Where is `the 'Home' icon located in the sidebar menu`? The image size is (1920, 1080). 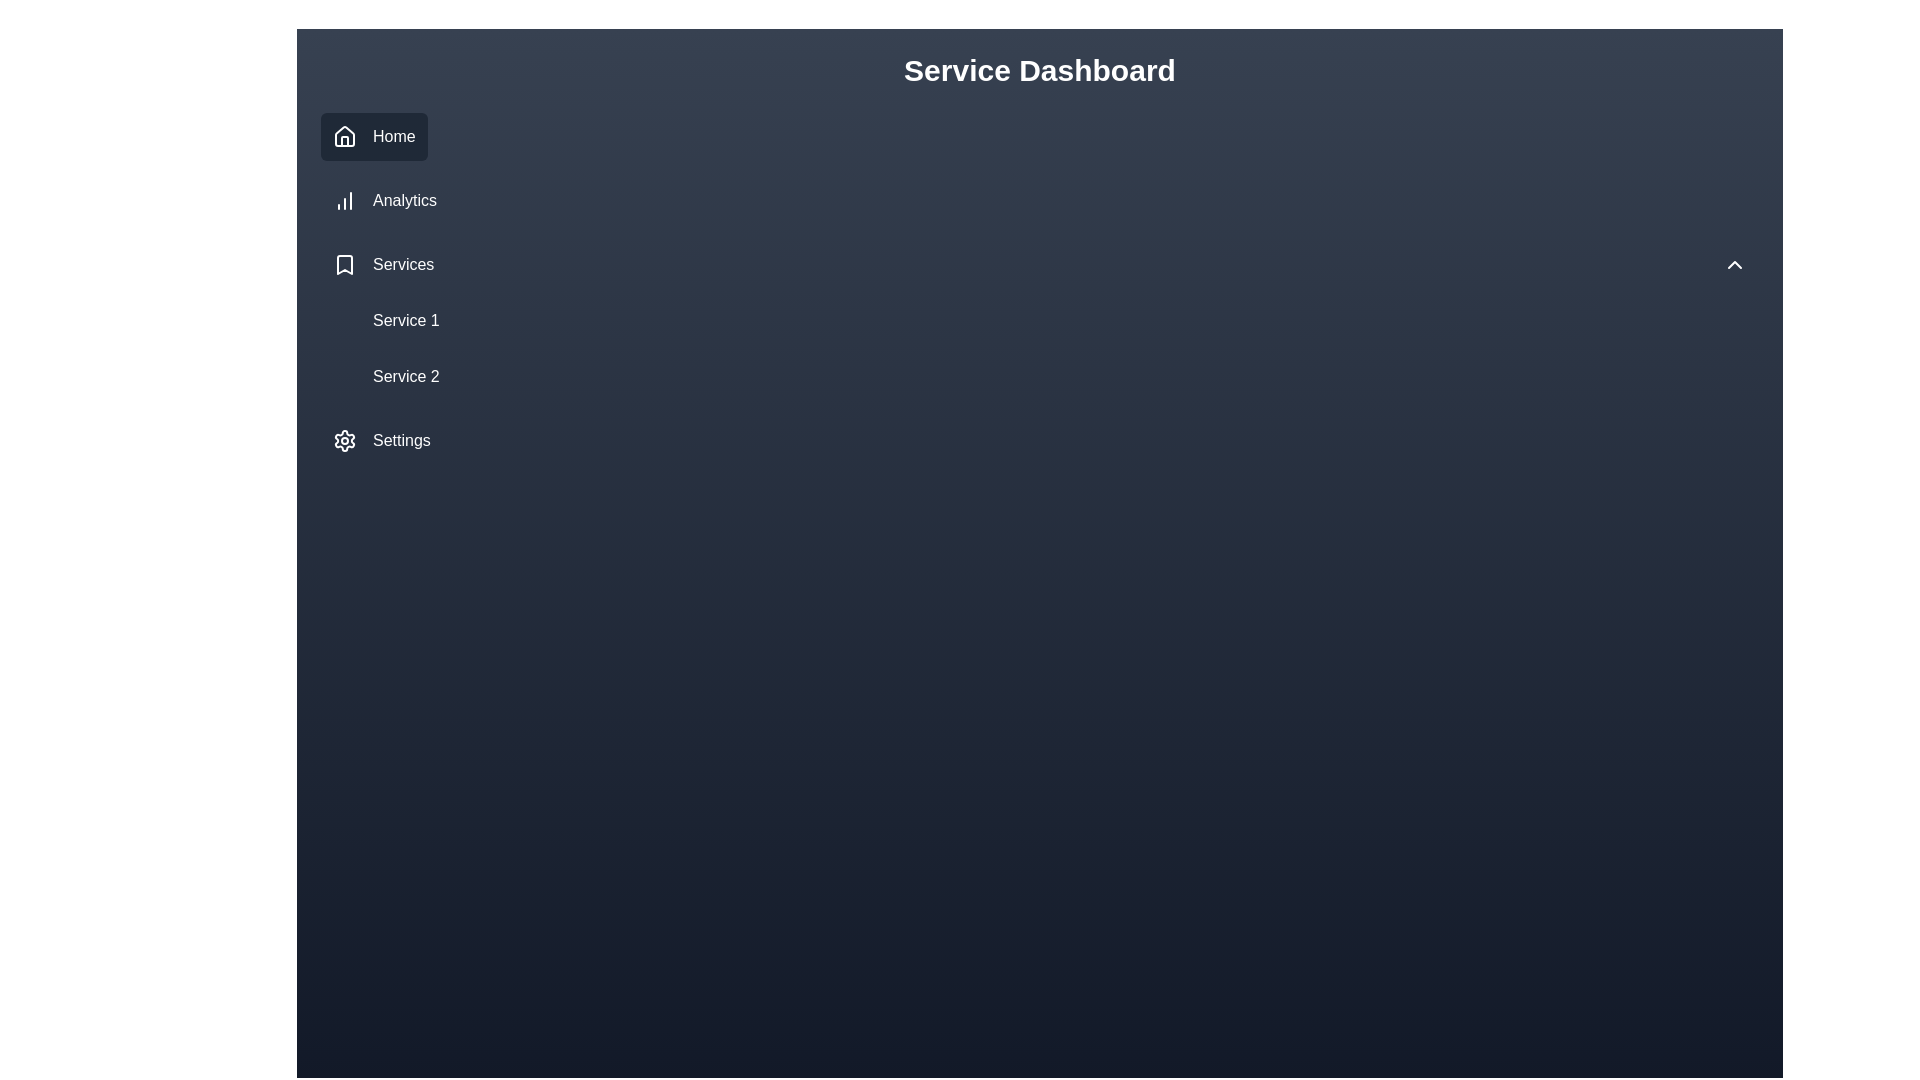 the 'Home' icon located in the sidebar menu is located at coordinates (345, 135).